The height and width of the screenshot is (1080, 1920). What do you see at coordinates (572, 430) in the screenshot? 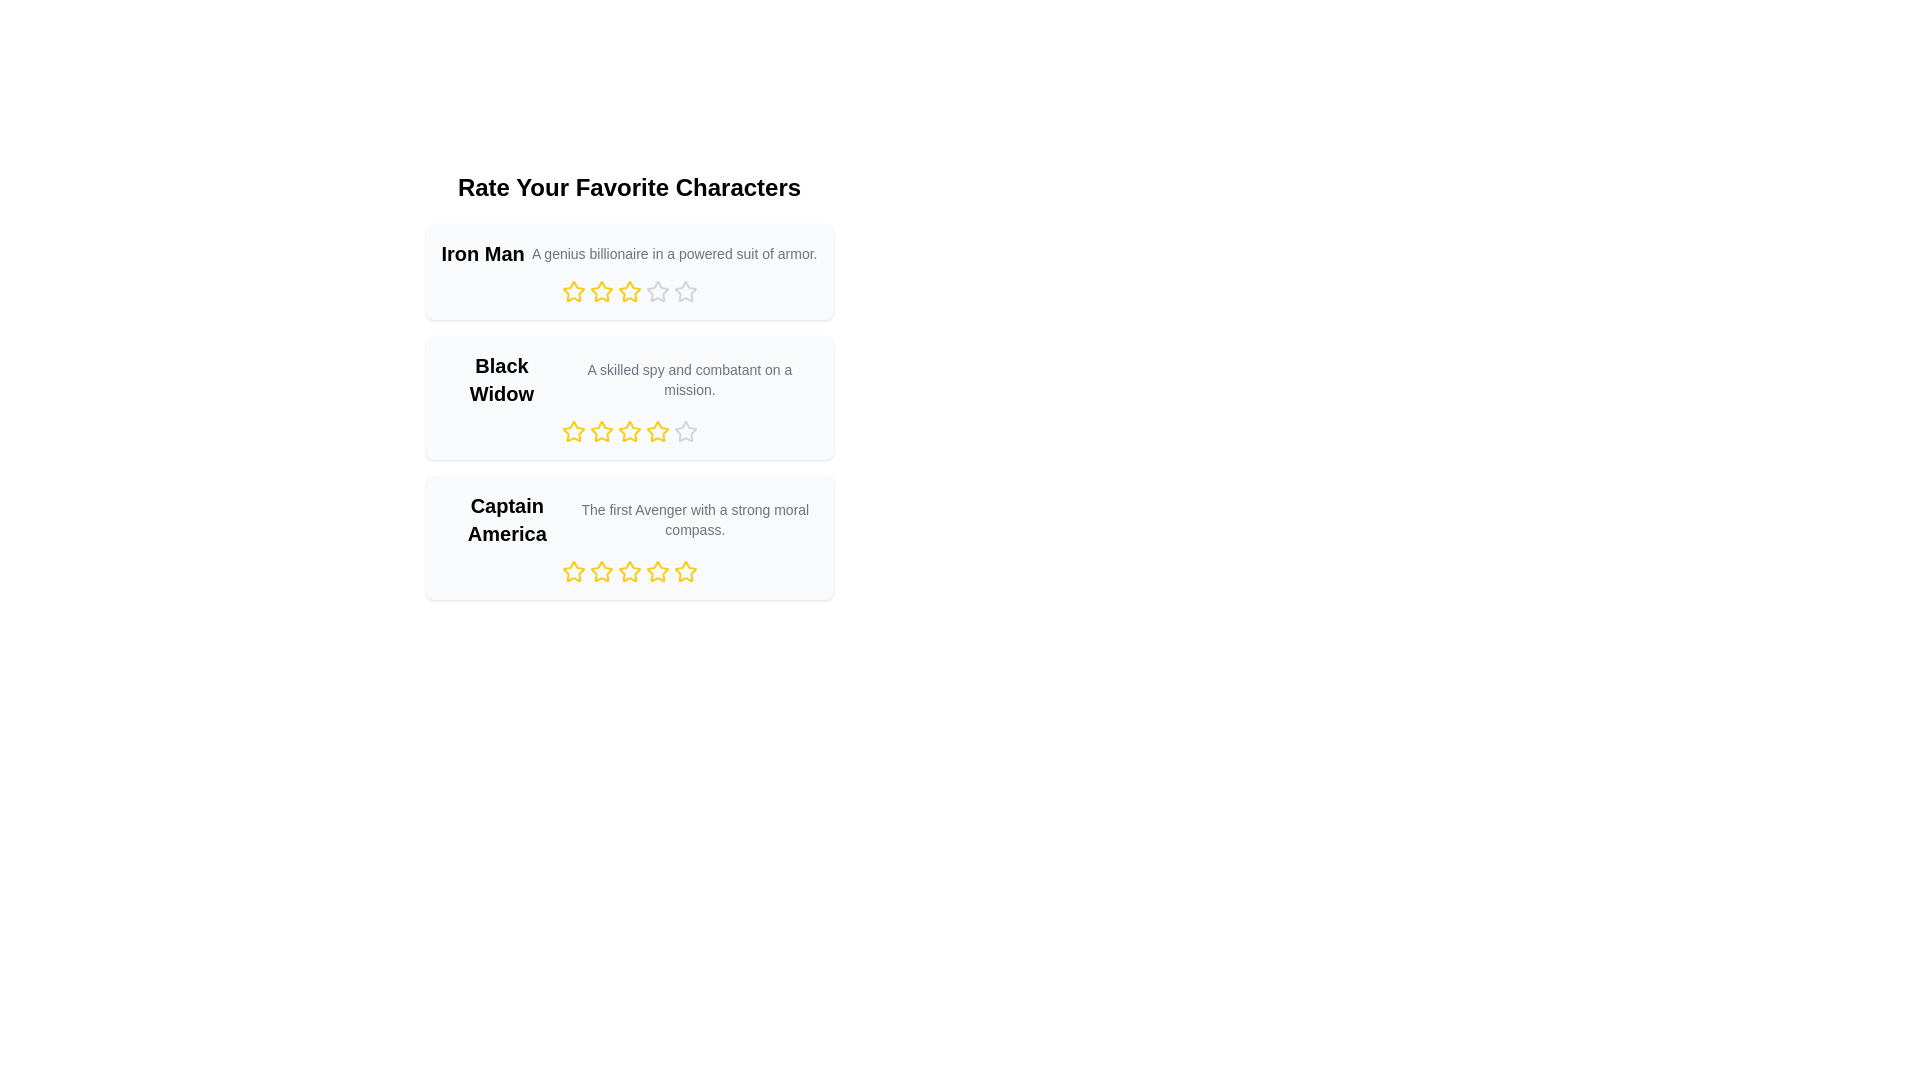
I see `the yellow star icon with a hollow center, which is the first star in the second row of the rating system below the text 'Black Widow'` at bounding box center [572, 430].